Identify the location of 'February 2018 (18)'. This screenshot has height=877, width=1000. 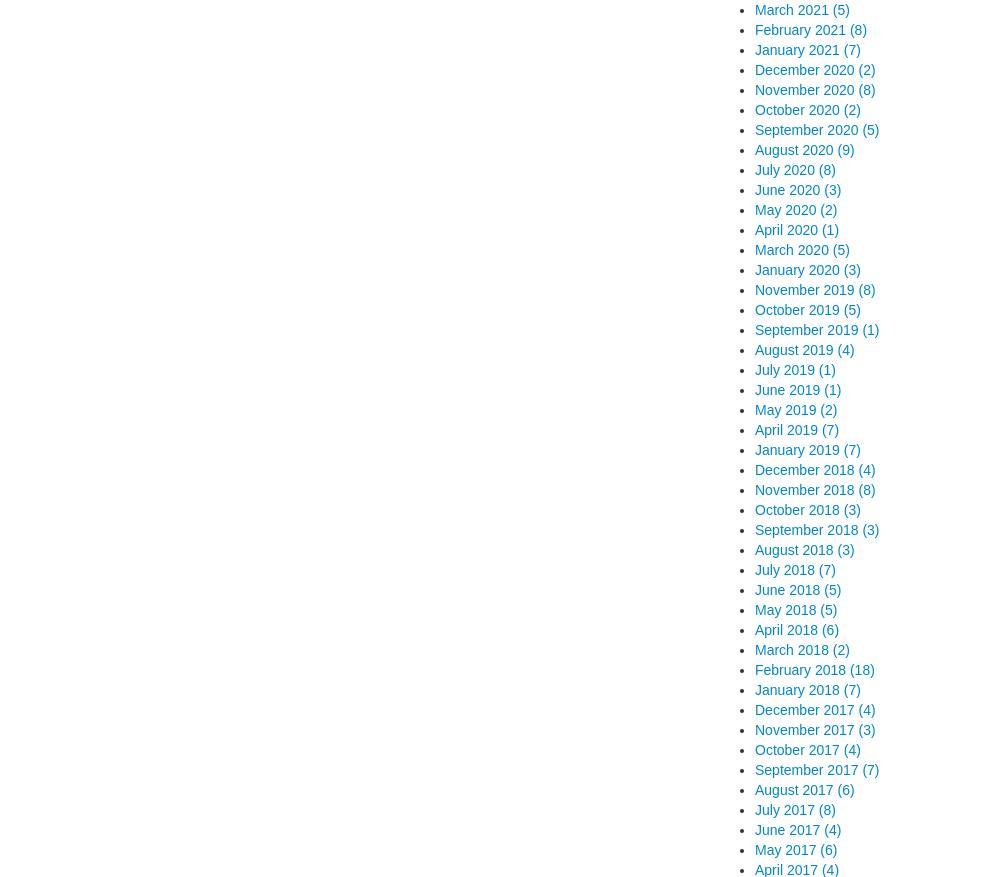
(813, 670).